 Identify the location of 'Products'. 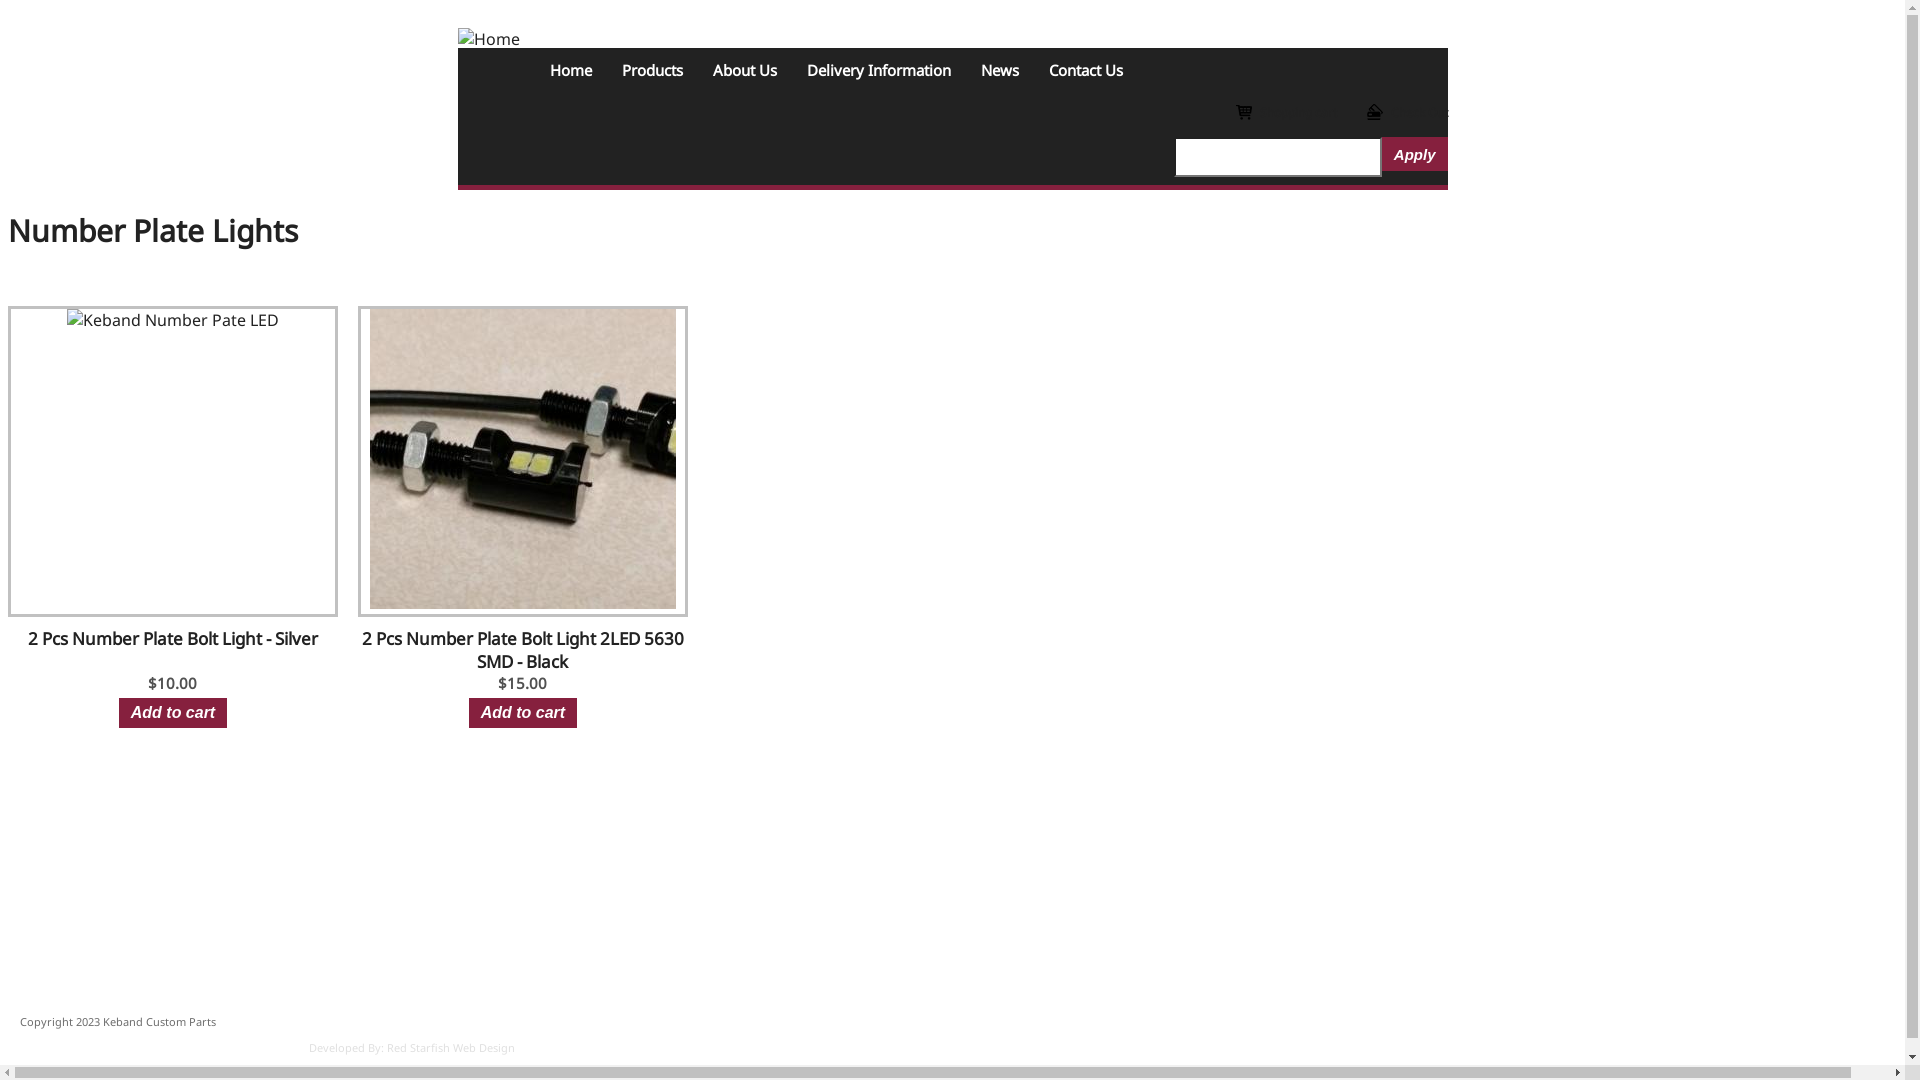
(651, 68).